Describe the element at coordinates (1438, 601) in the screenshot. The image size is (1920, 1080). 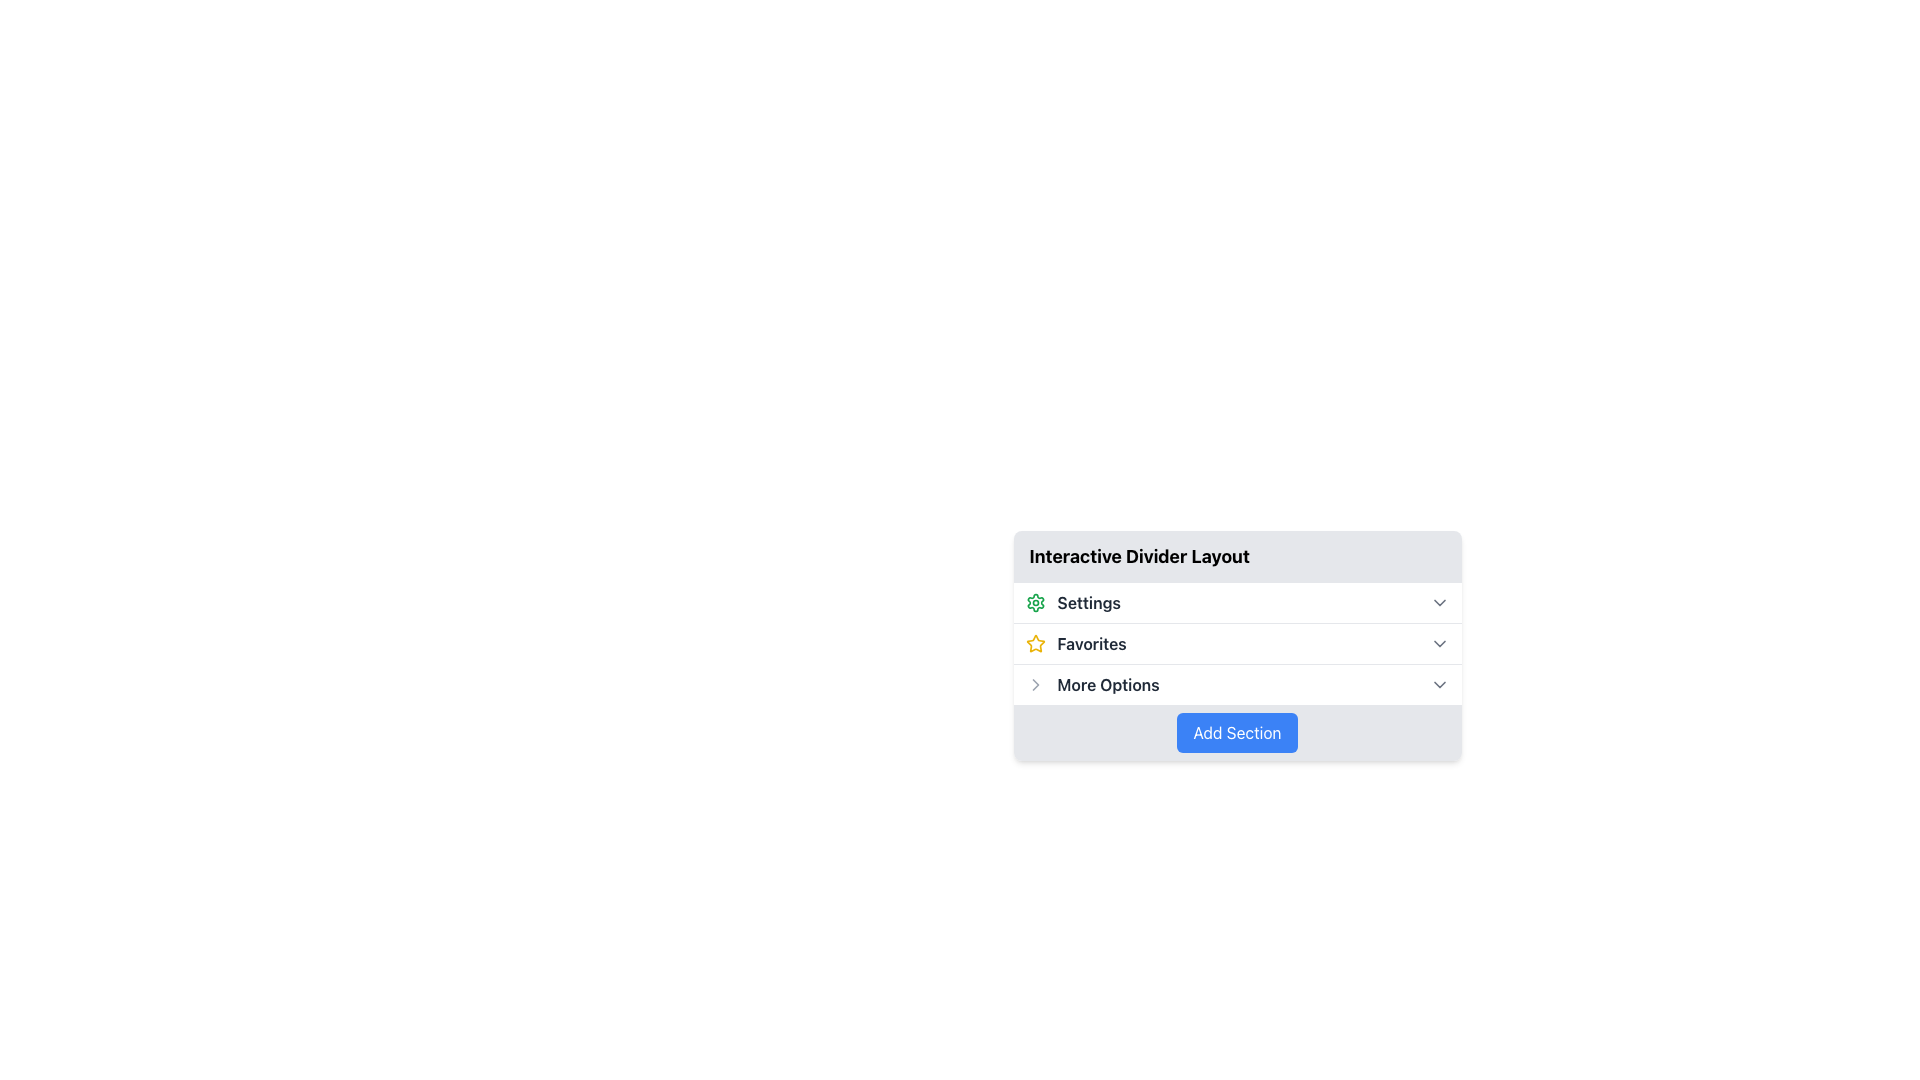
I see `the chevron icon located at the rightmost position in the 'Settings' menu row` at that location.